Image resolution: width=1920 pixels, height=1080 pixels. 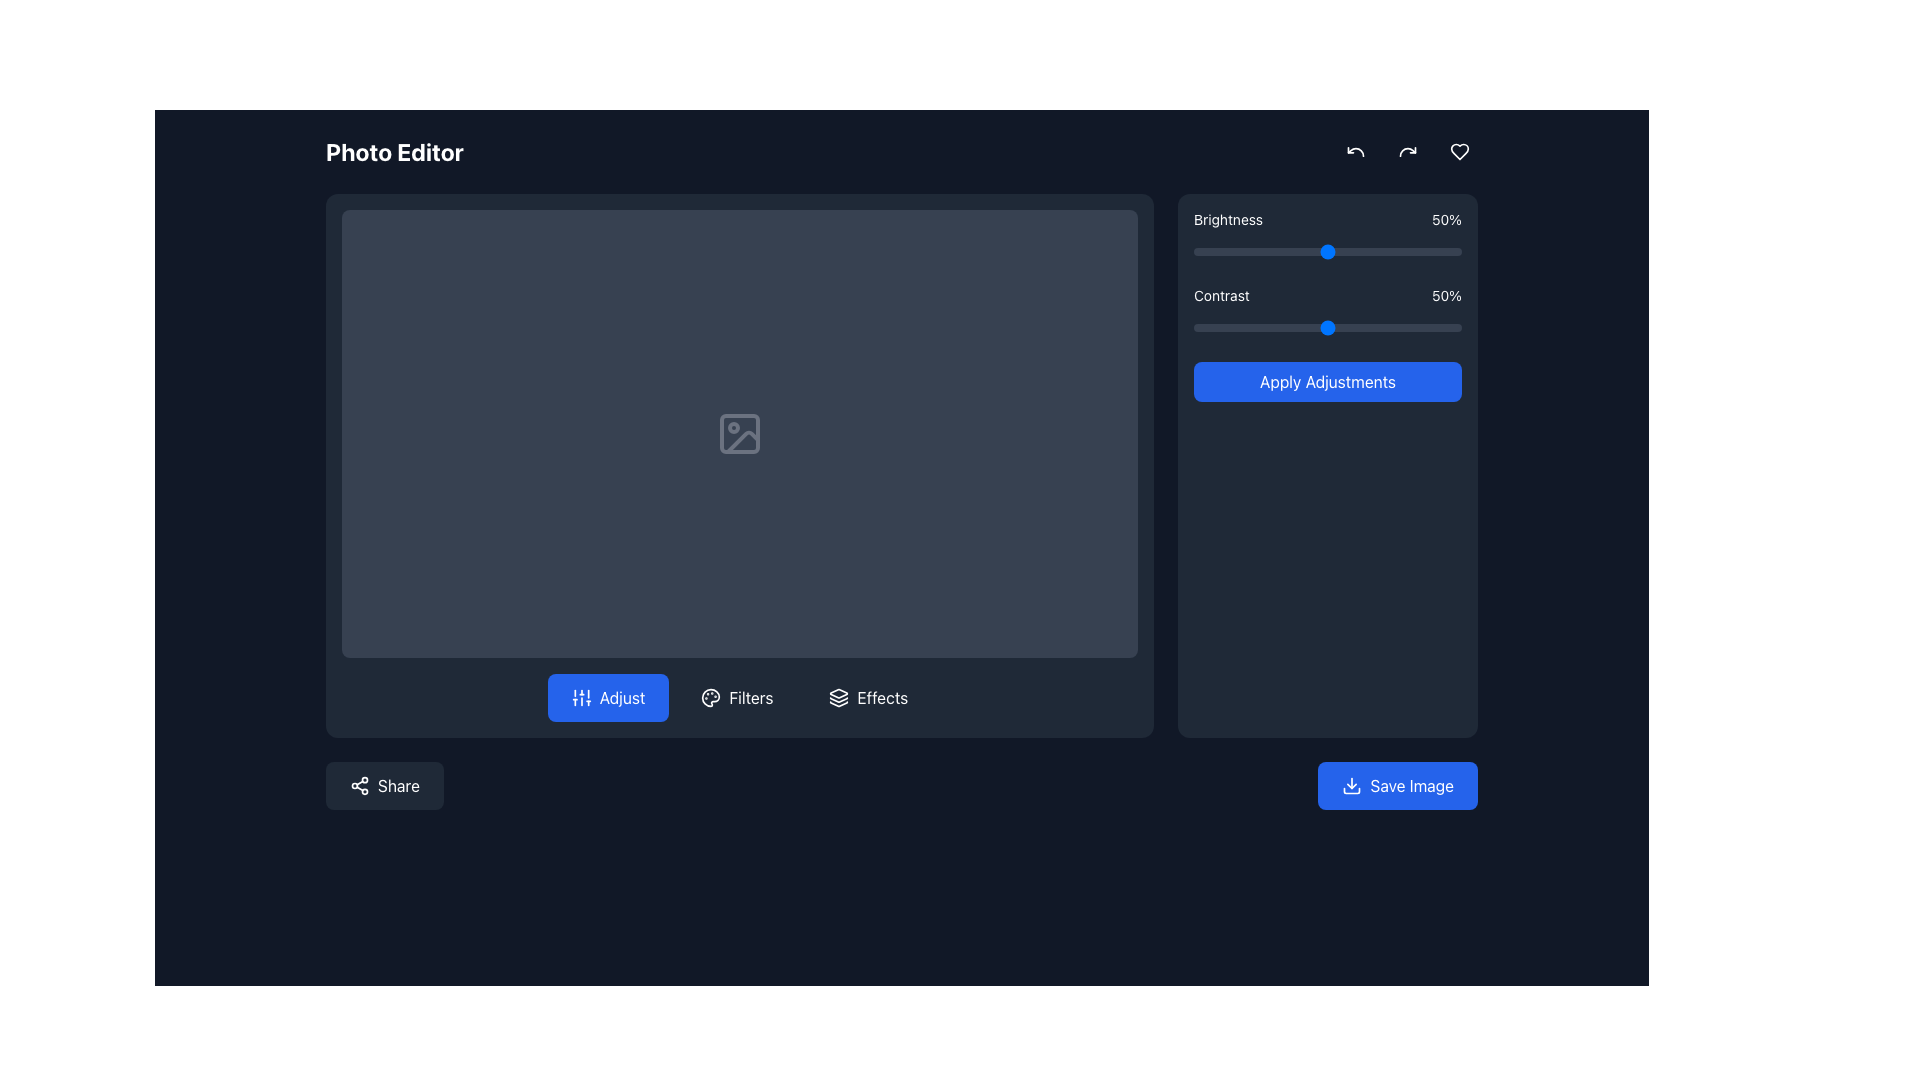 What do you see at coordinates (738, 431) in the screenshot?
I see `the central area of the image-like icon representing a placeholder for an image in the dark gray editor viewport` at bounding box center [738, 431].